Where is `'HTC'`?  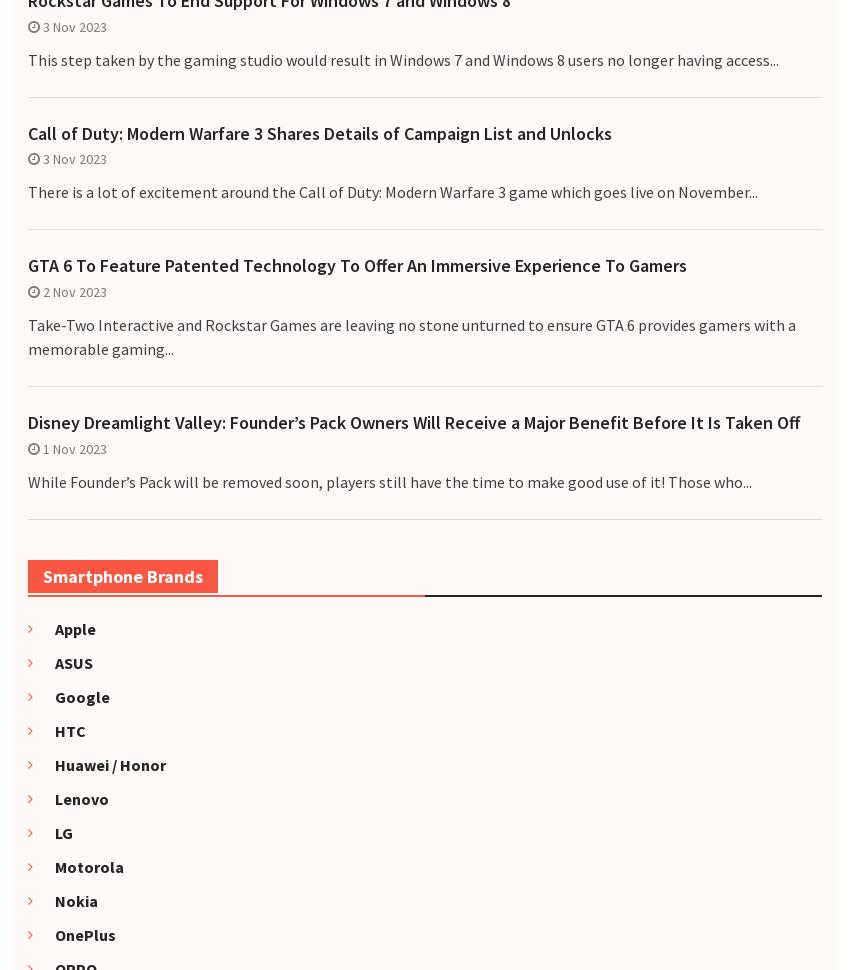
'HTC' is located at coordinates (61, 729).